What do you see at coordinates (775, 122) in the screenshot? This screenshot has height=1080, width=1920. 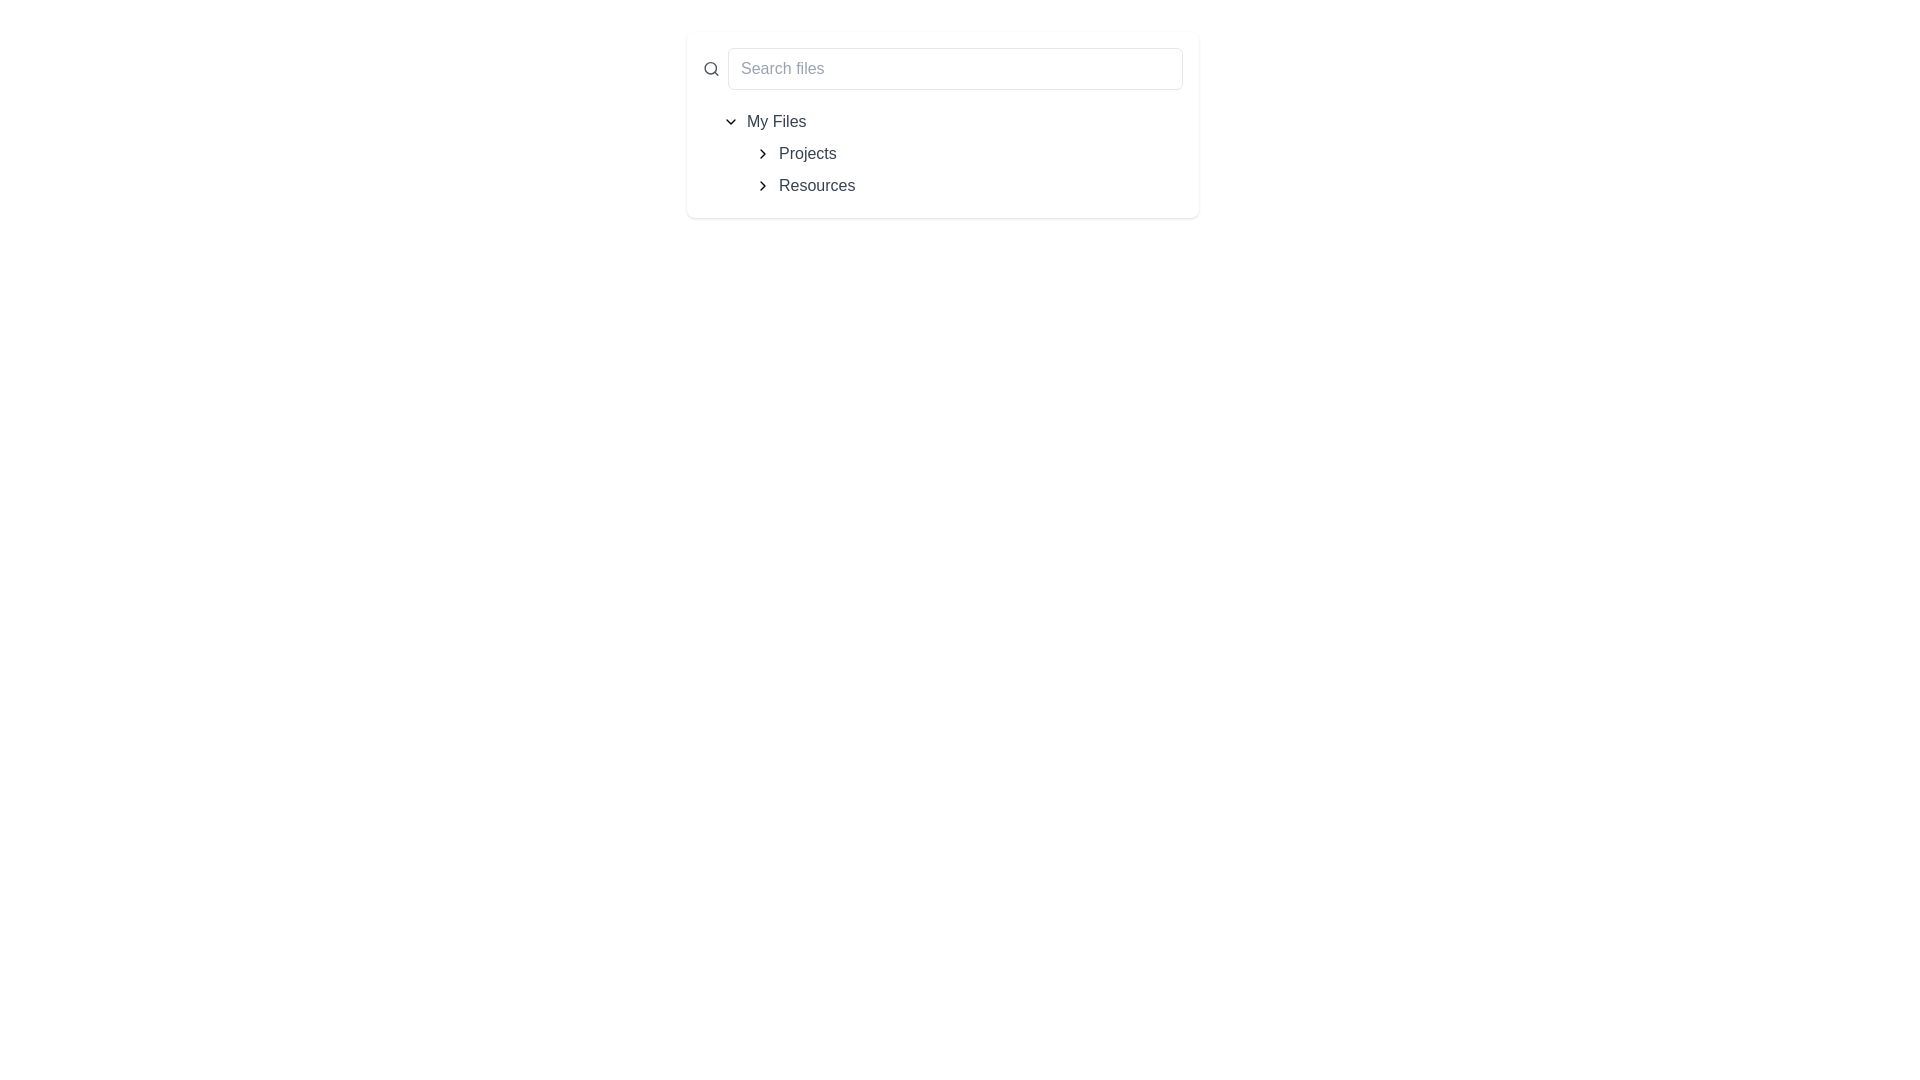 I see `text label that represents the collapsible section titled 'My Files', located to the right of the chevron-down icon` at bounding box center [775, 122].